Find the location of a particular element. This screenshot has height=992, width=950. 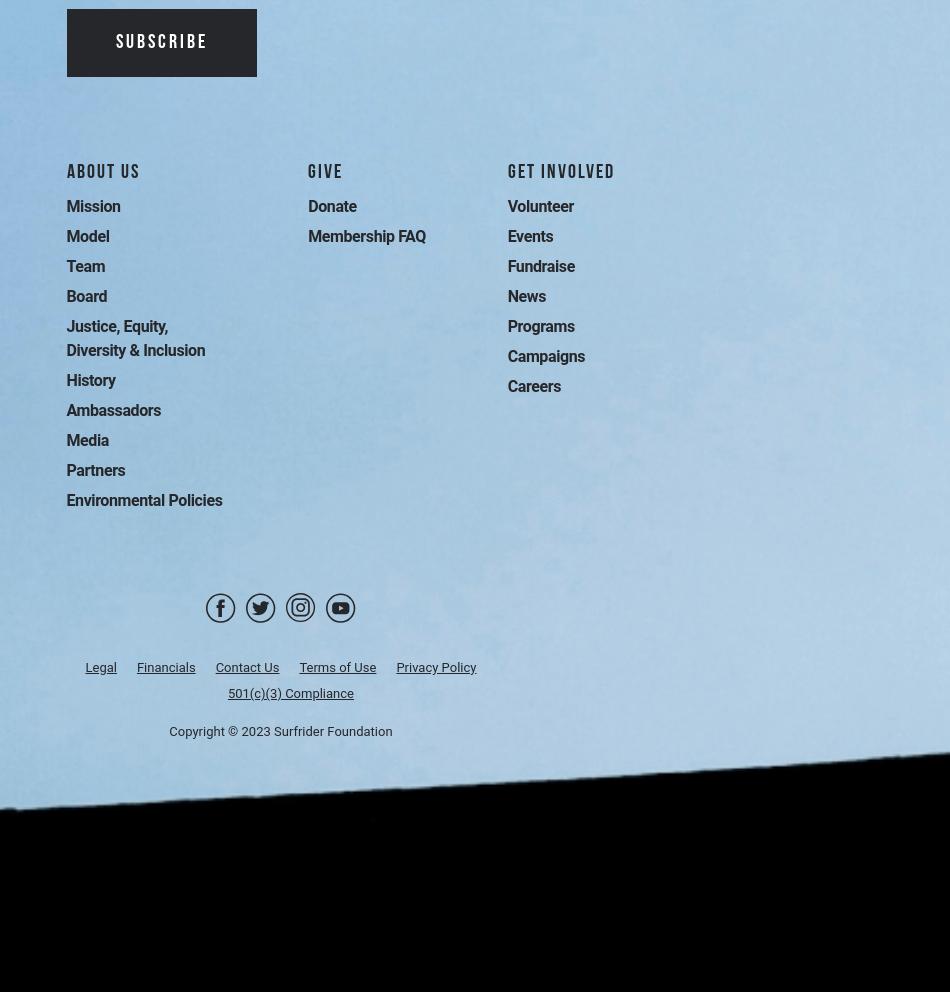

'Ambassadors' is located at coordinates (66, 410).